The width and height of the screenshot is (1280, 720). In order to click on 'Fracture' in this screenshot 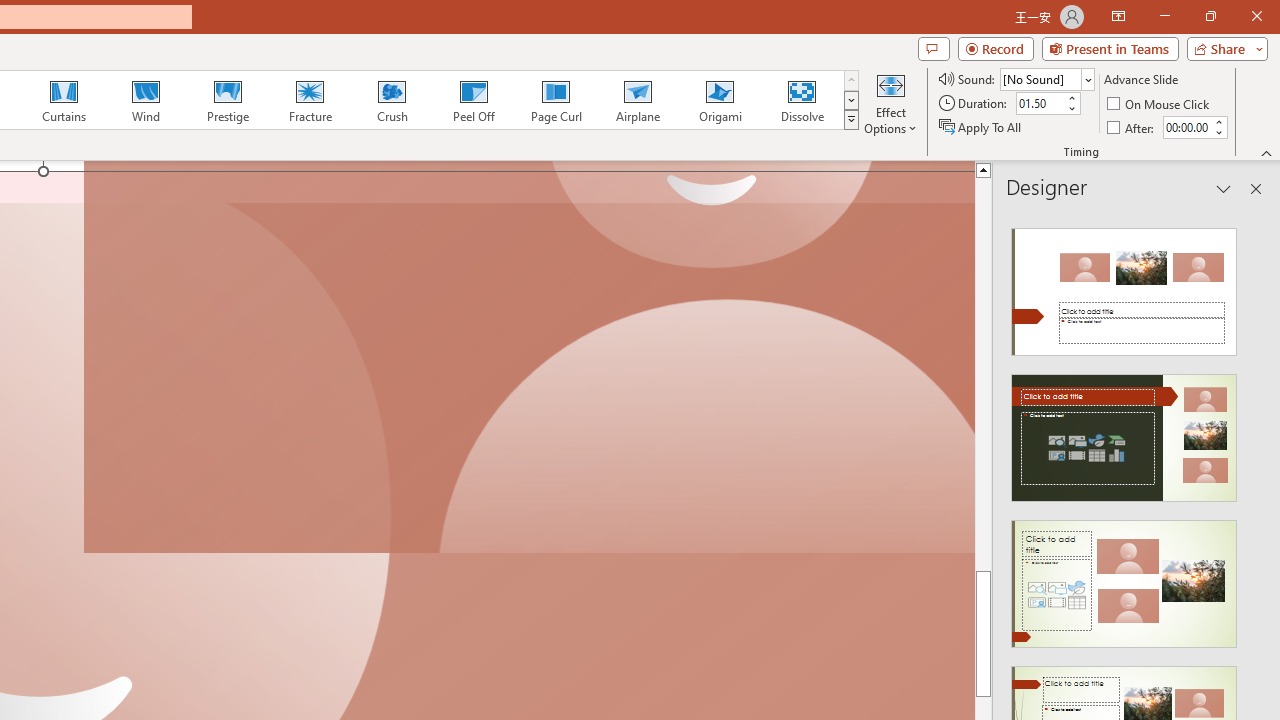, I will do `click(308, 100)`.